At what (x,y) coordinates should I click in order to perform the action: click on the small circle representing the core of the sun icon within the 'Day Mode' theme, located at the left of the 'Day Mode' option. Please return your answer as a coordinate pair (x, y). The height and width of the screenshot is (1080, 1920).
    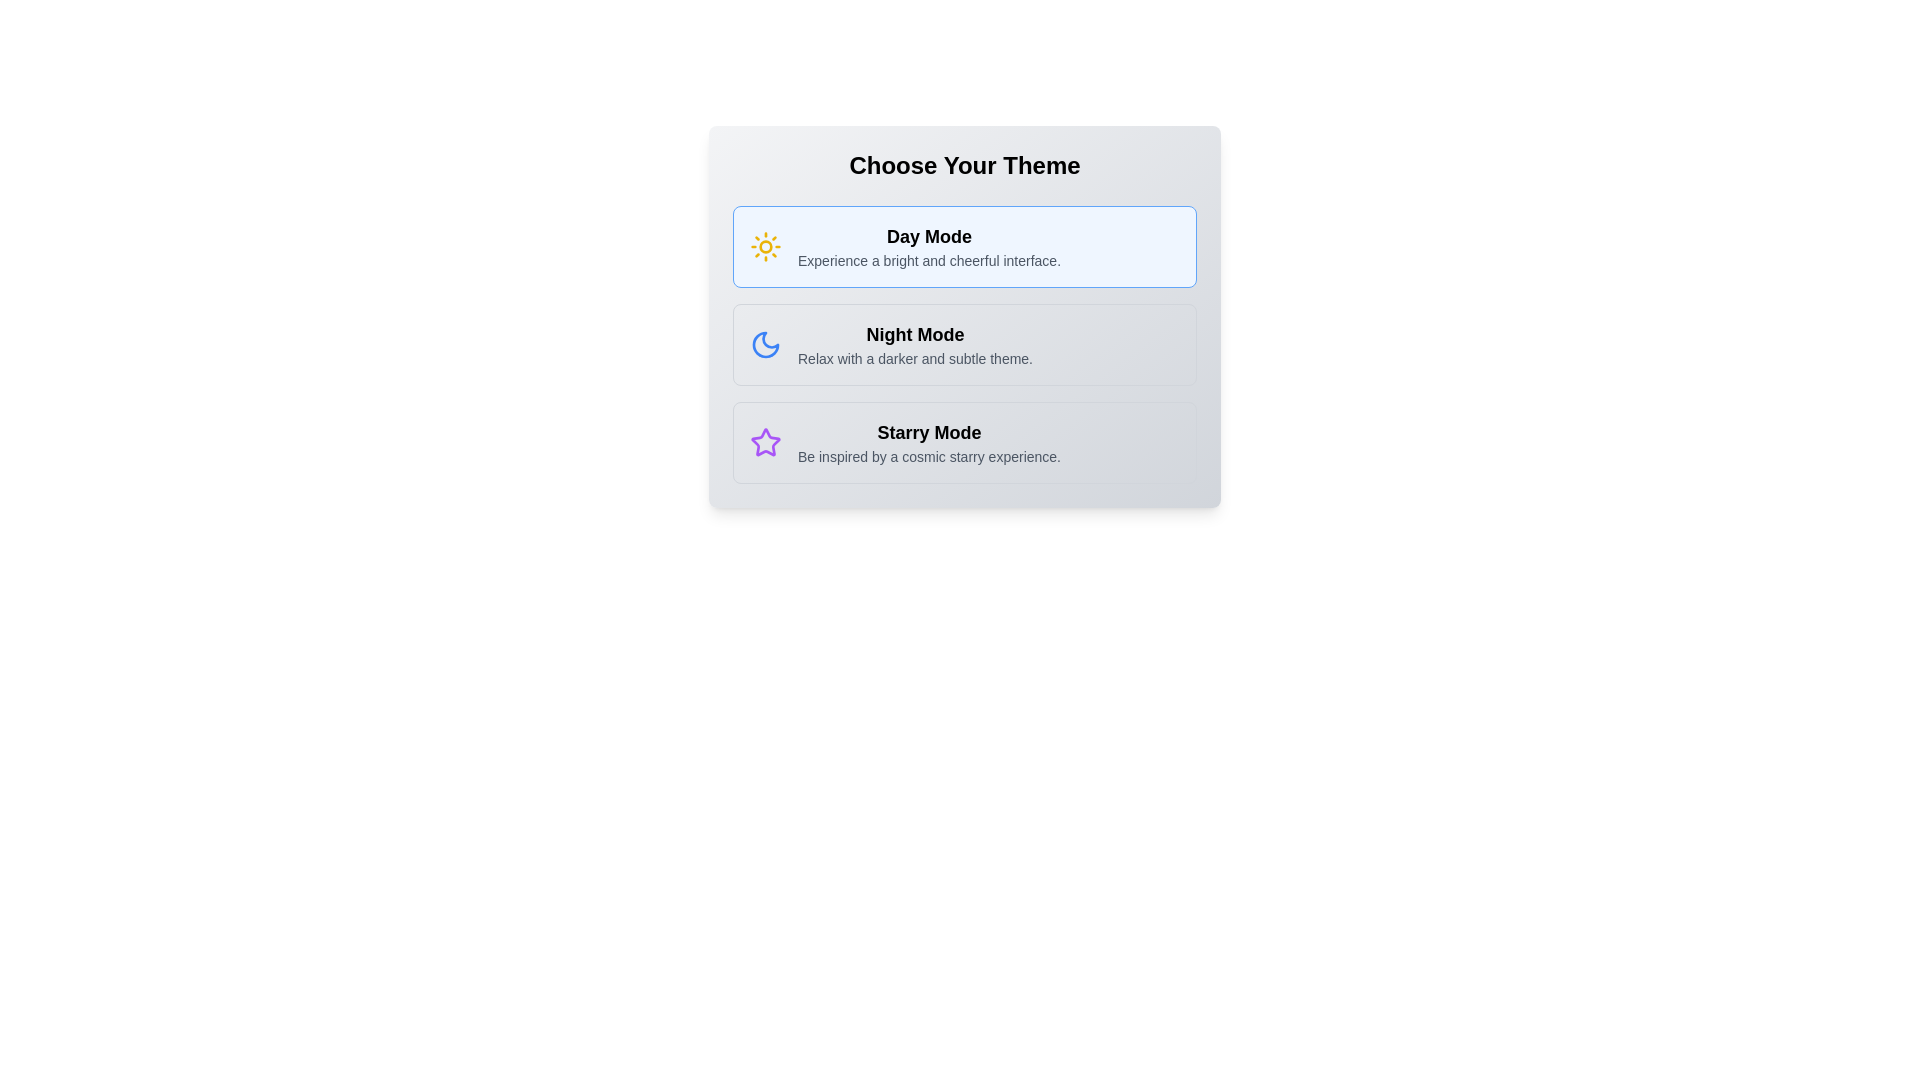
    Looking at the image, I should click on (765, 245).